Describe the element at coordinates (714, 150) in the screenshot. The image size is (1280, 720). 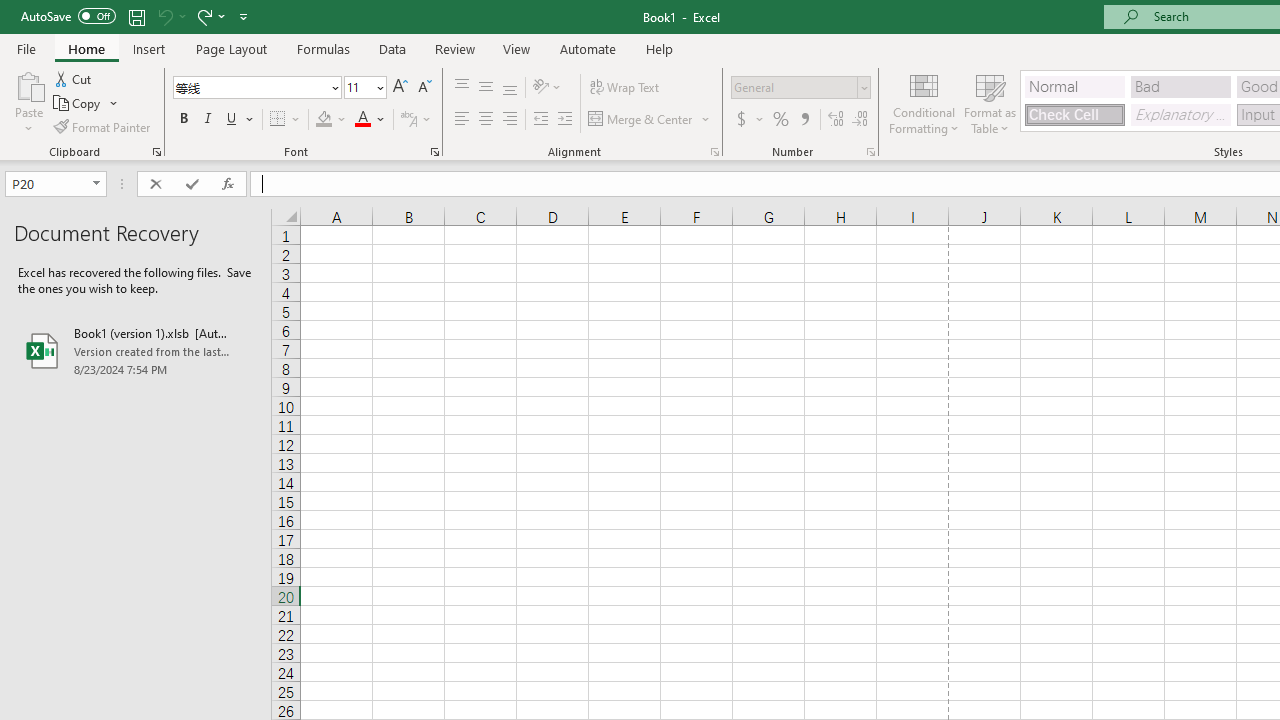
I see `'Format Cell Alignment'` at that location.